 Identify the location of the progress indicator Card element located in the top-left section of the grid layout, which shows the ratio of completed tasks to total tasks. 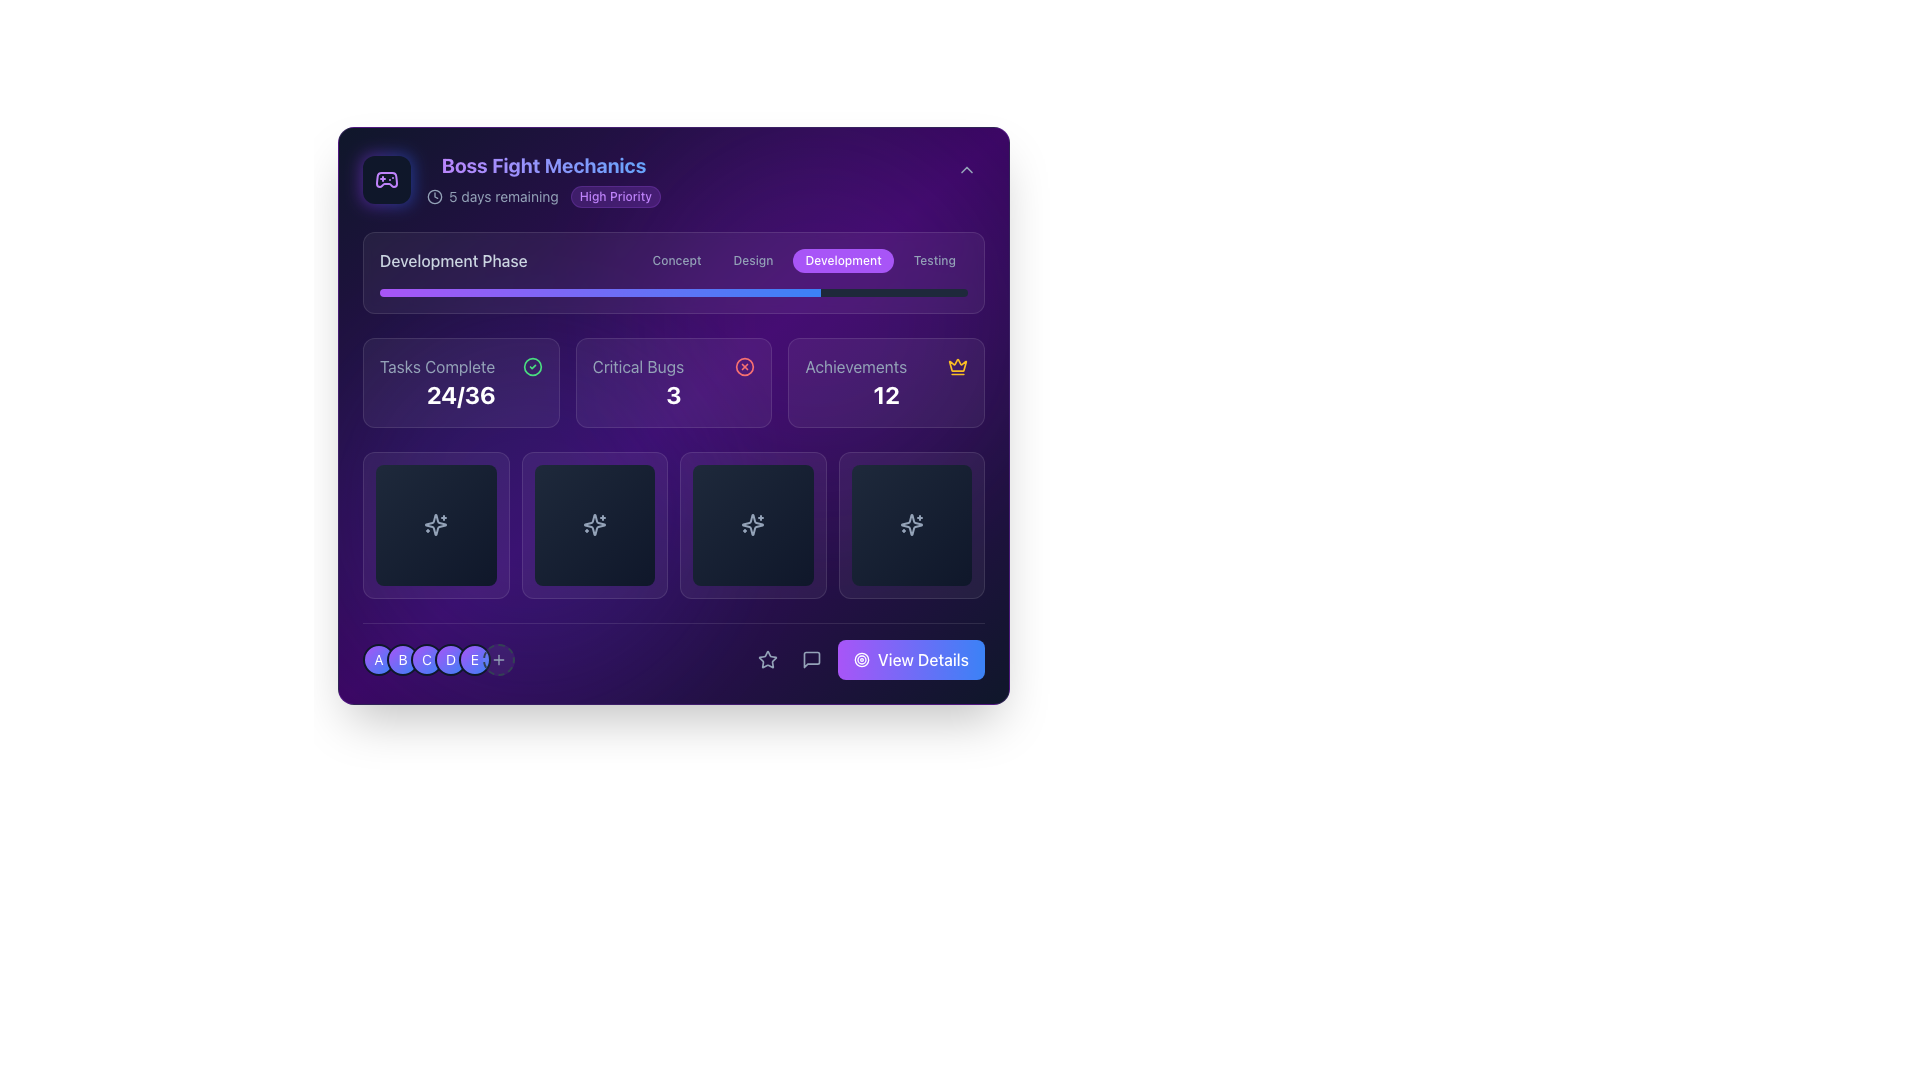
(460, 382).